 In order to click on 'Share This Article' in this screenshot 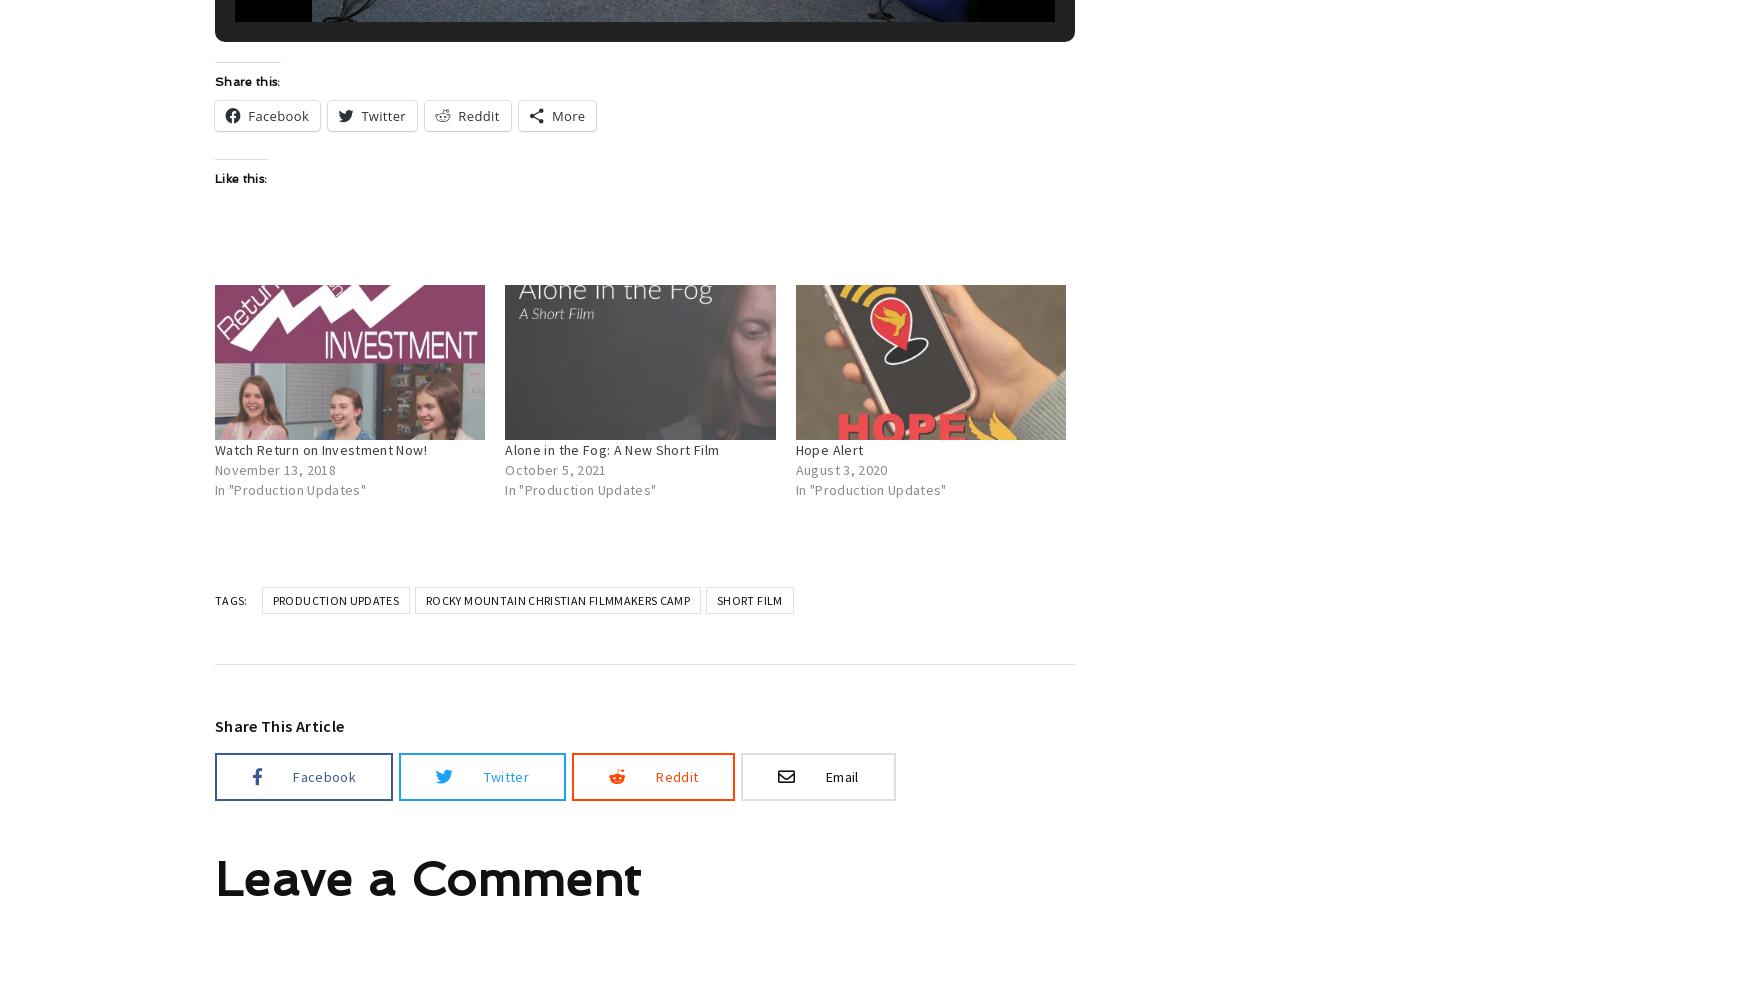, I will do `click(278, 725)`.